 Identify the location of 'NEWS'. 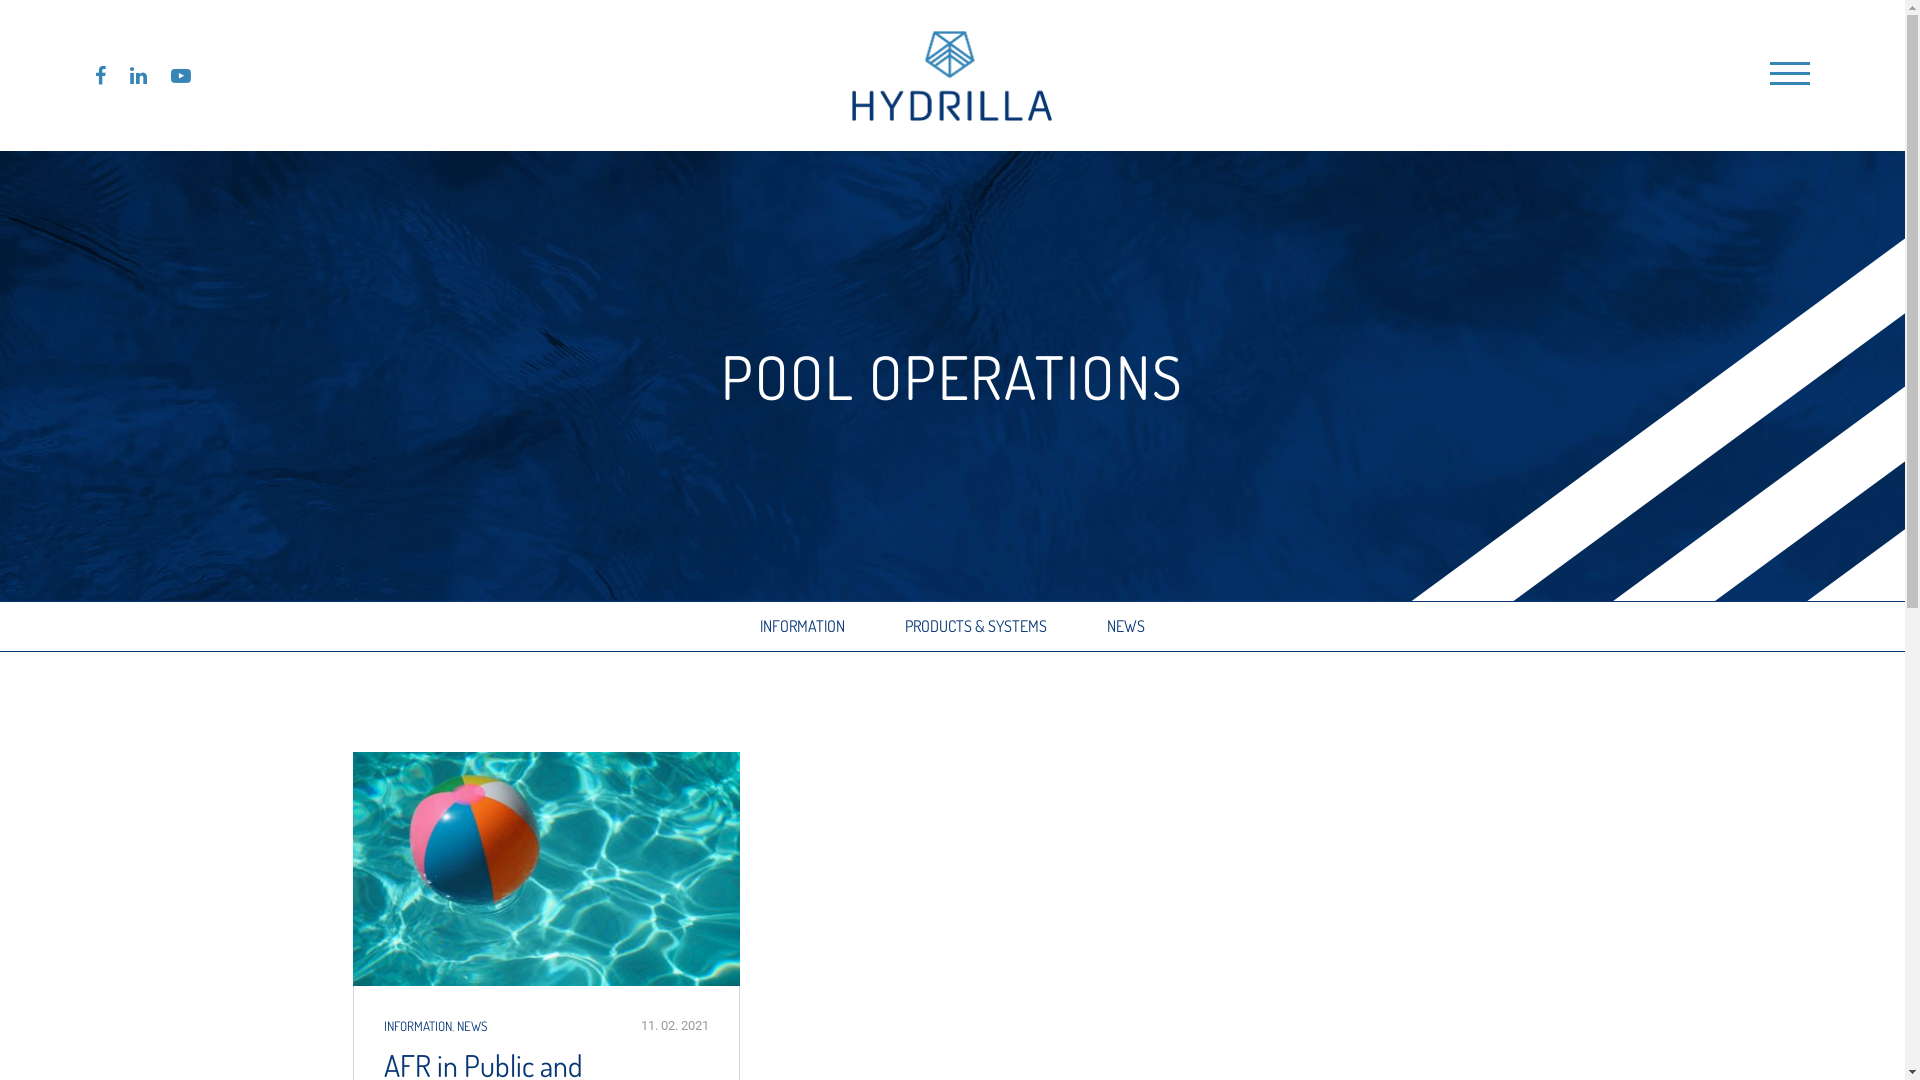
(455, 1026).